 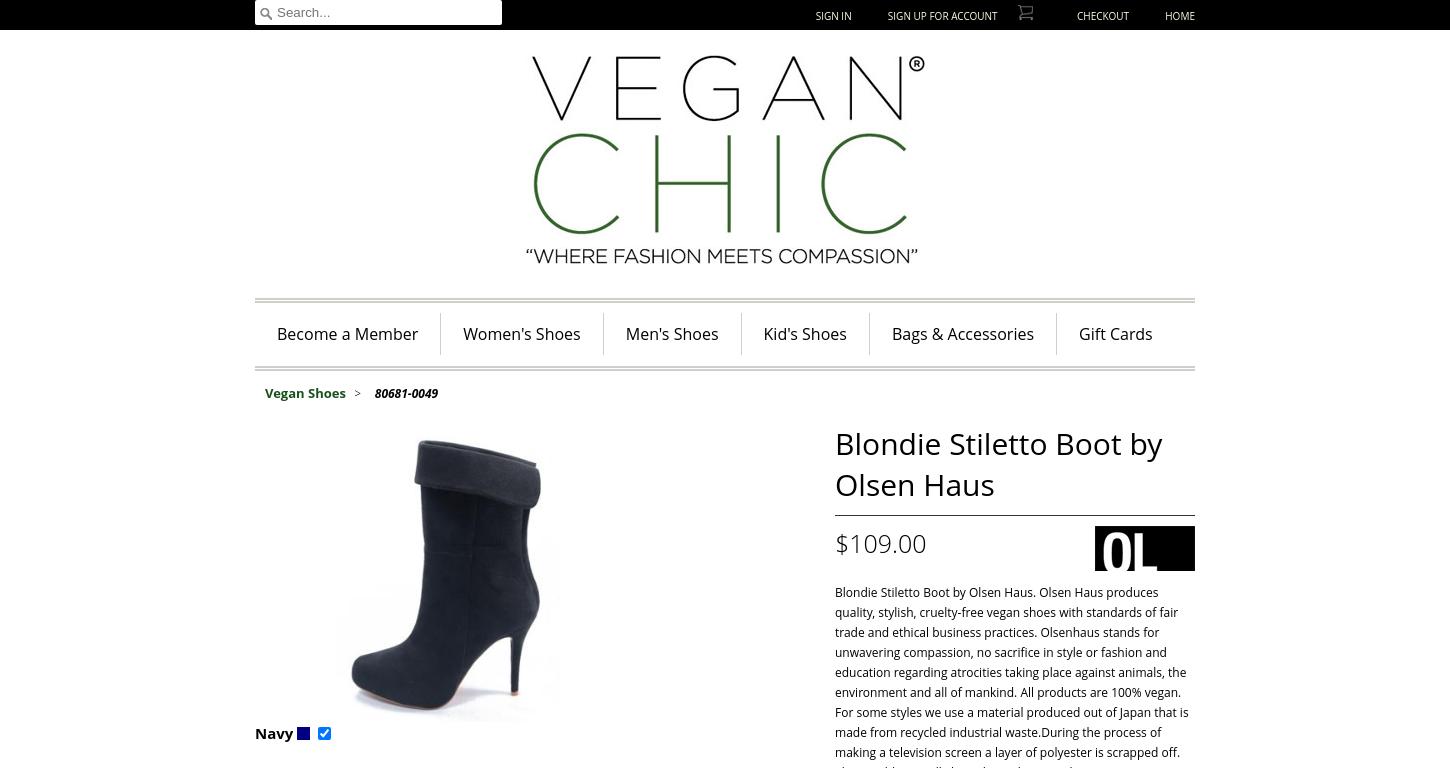 I want to click on '80681-0049', so click(x=372, y=392).